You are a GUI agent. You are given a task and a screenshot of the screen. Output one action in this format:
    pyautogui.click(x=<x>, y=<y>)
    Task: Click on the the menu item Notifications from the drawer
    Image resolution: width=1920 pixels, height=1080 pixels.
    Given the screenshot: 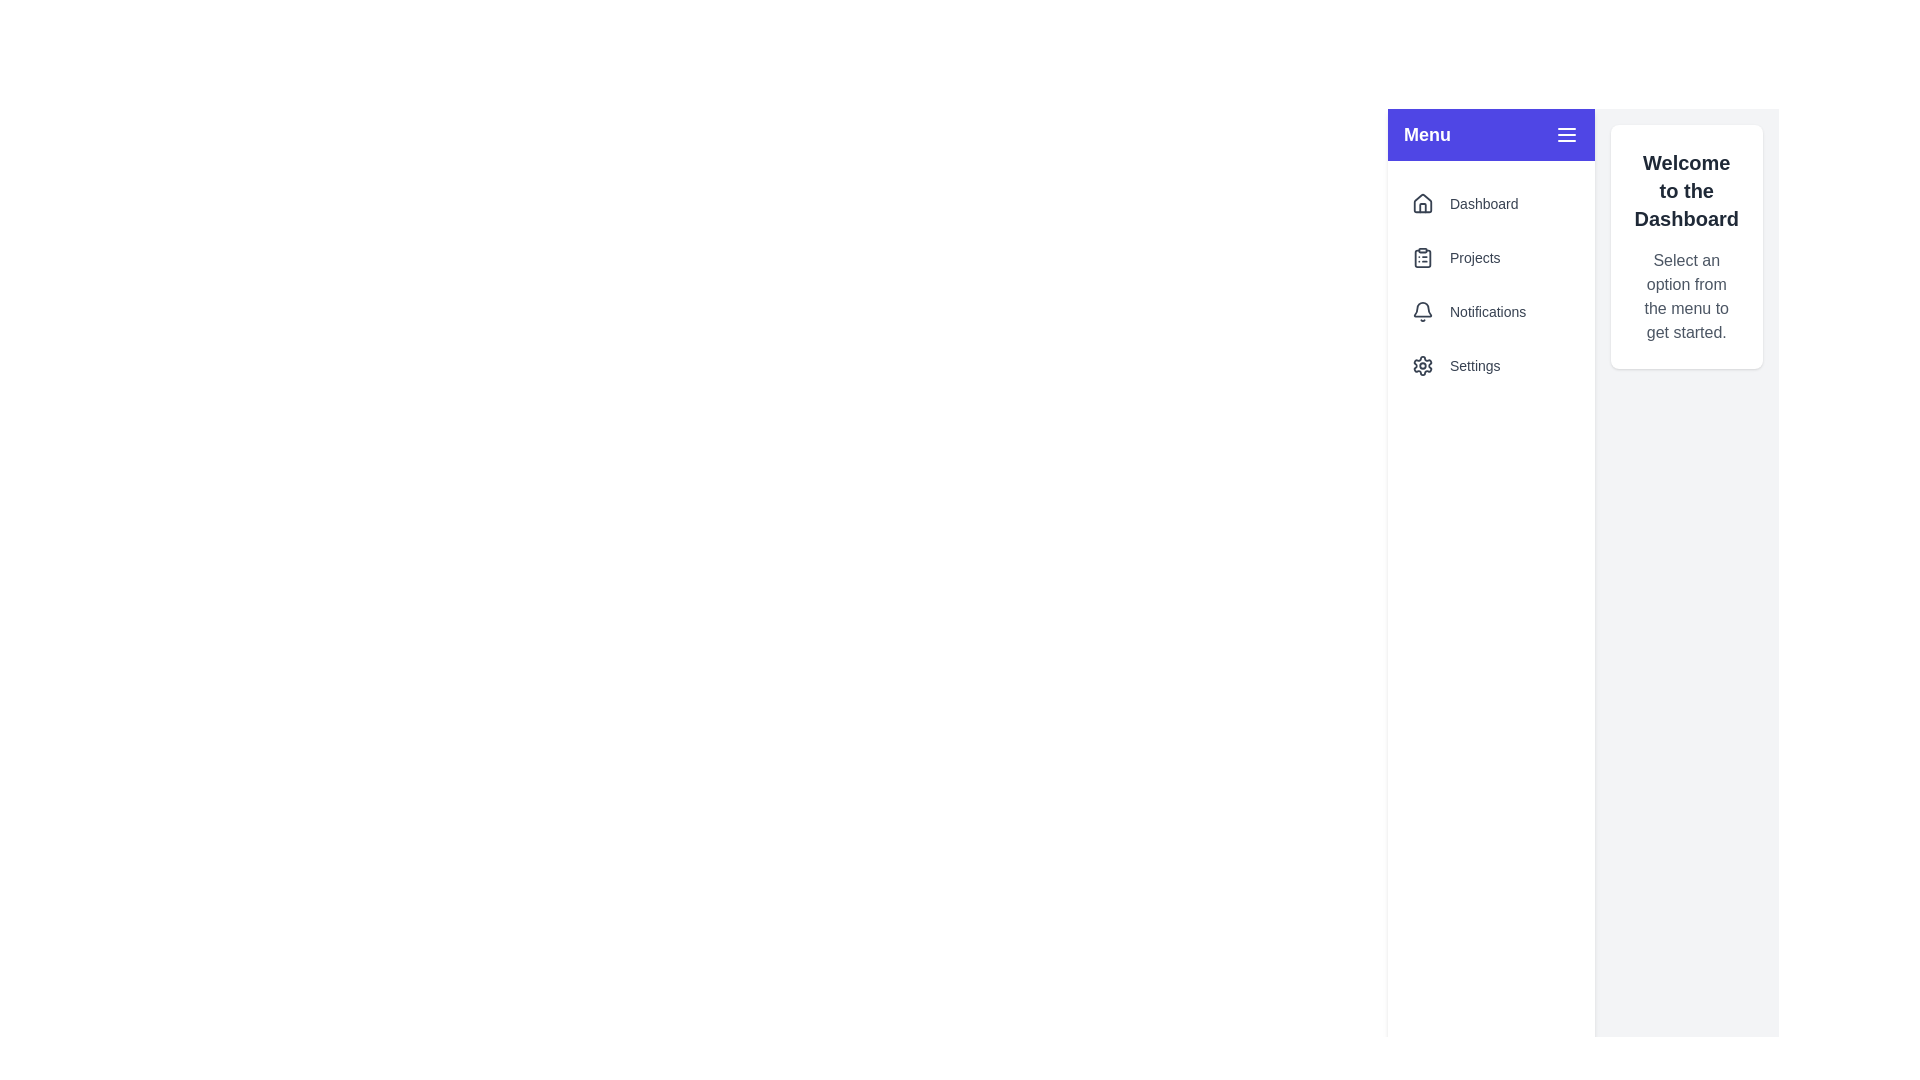 What is the action you would take?
    pyautogui.click(x=1491, y=312)
    